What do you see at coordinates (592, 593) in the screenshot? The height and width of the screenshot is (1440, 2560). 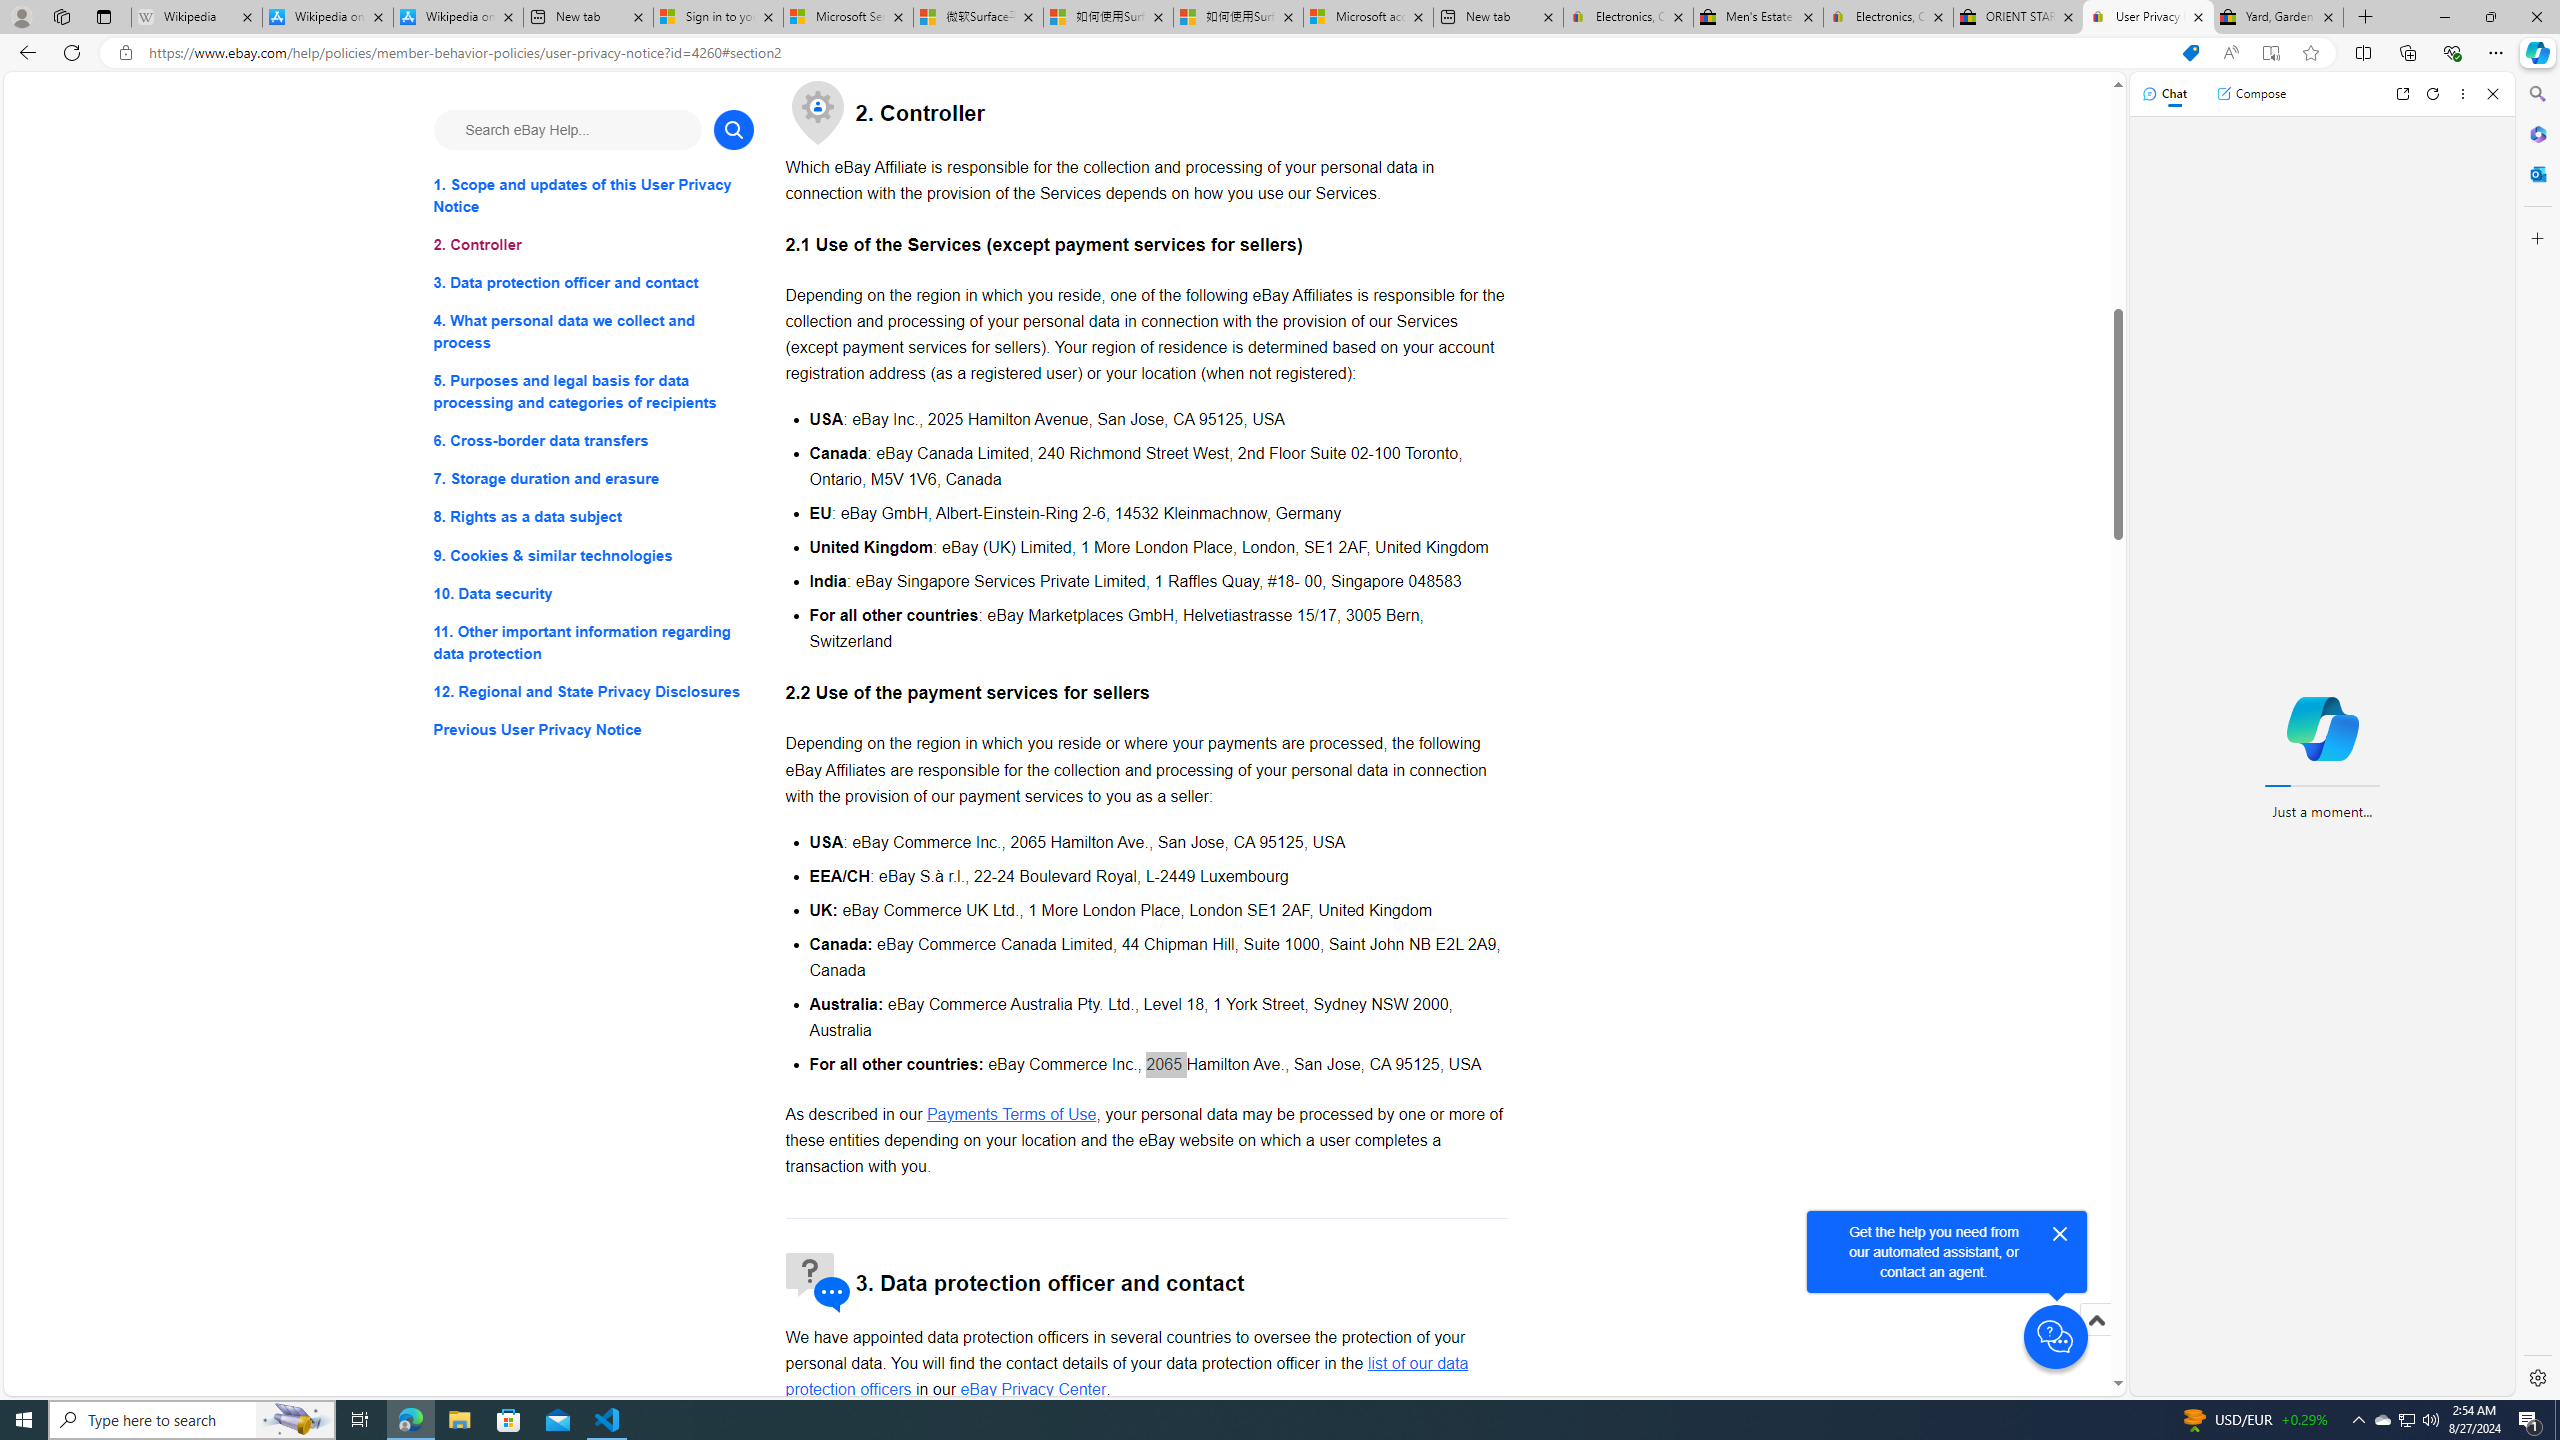 I see `'10. Data security'` at bounding box center [592, 593].